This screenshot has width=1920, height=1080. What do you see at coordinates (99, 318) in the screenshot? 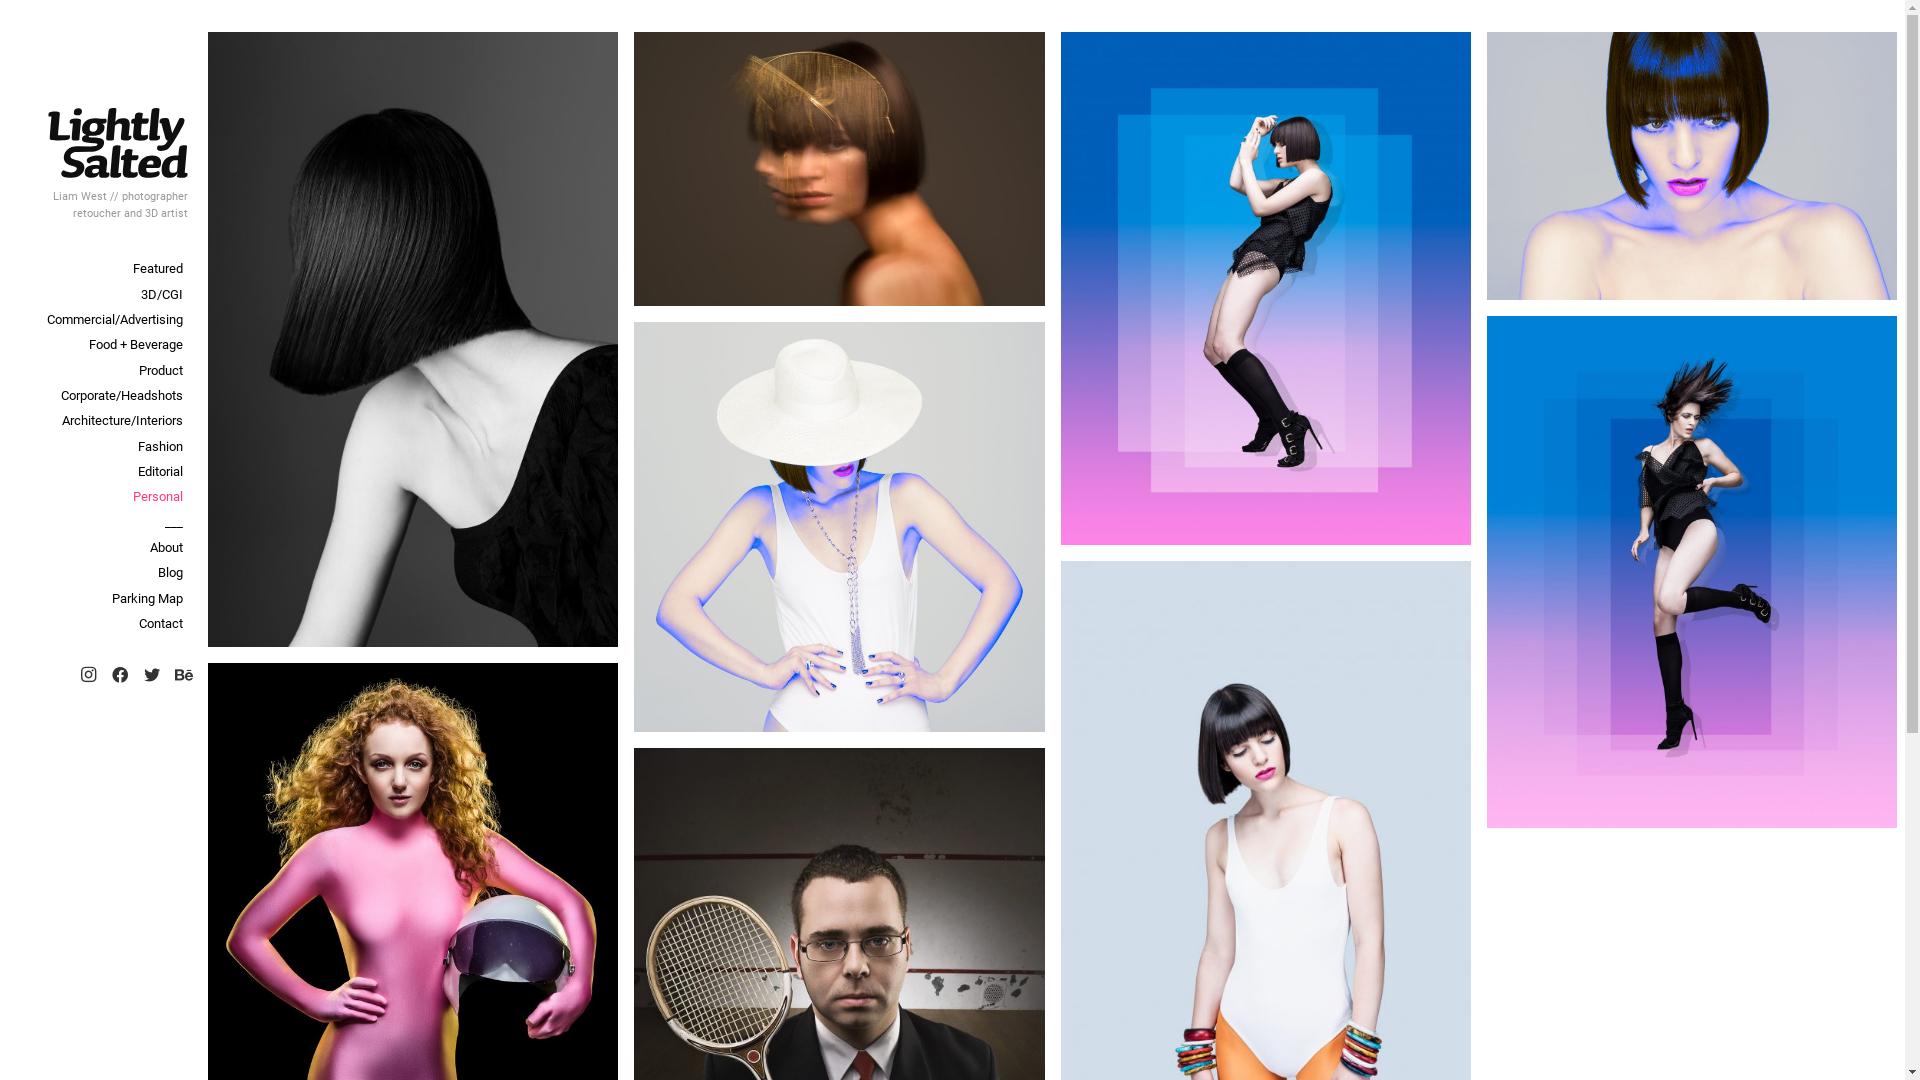
I see `'Commercial/Advertising'` at bounding box center [99, 318].